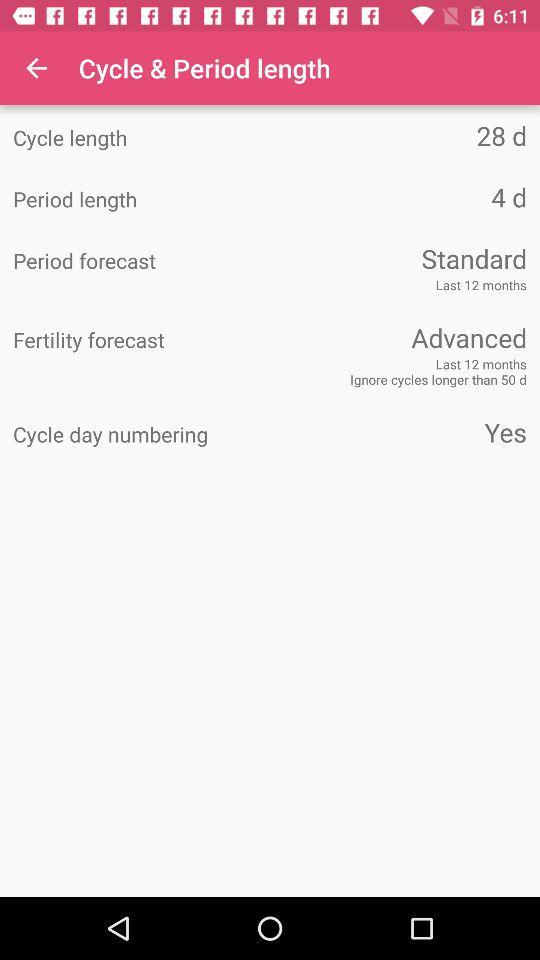 The image size is (540, 960). What do you see at coordinates (398, 257) in the screenshot?
I see `the icon below the period length` at bounding box center [398, 257].